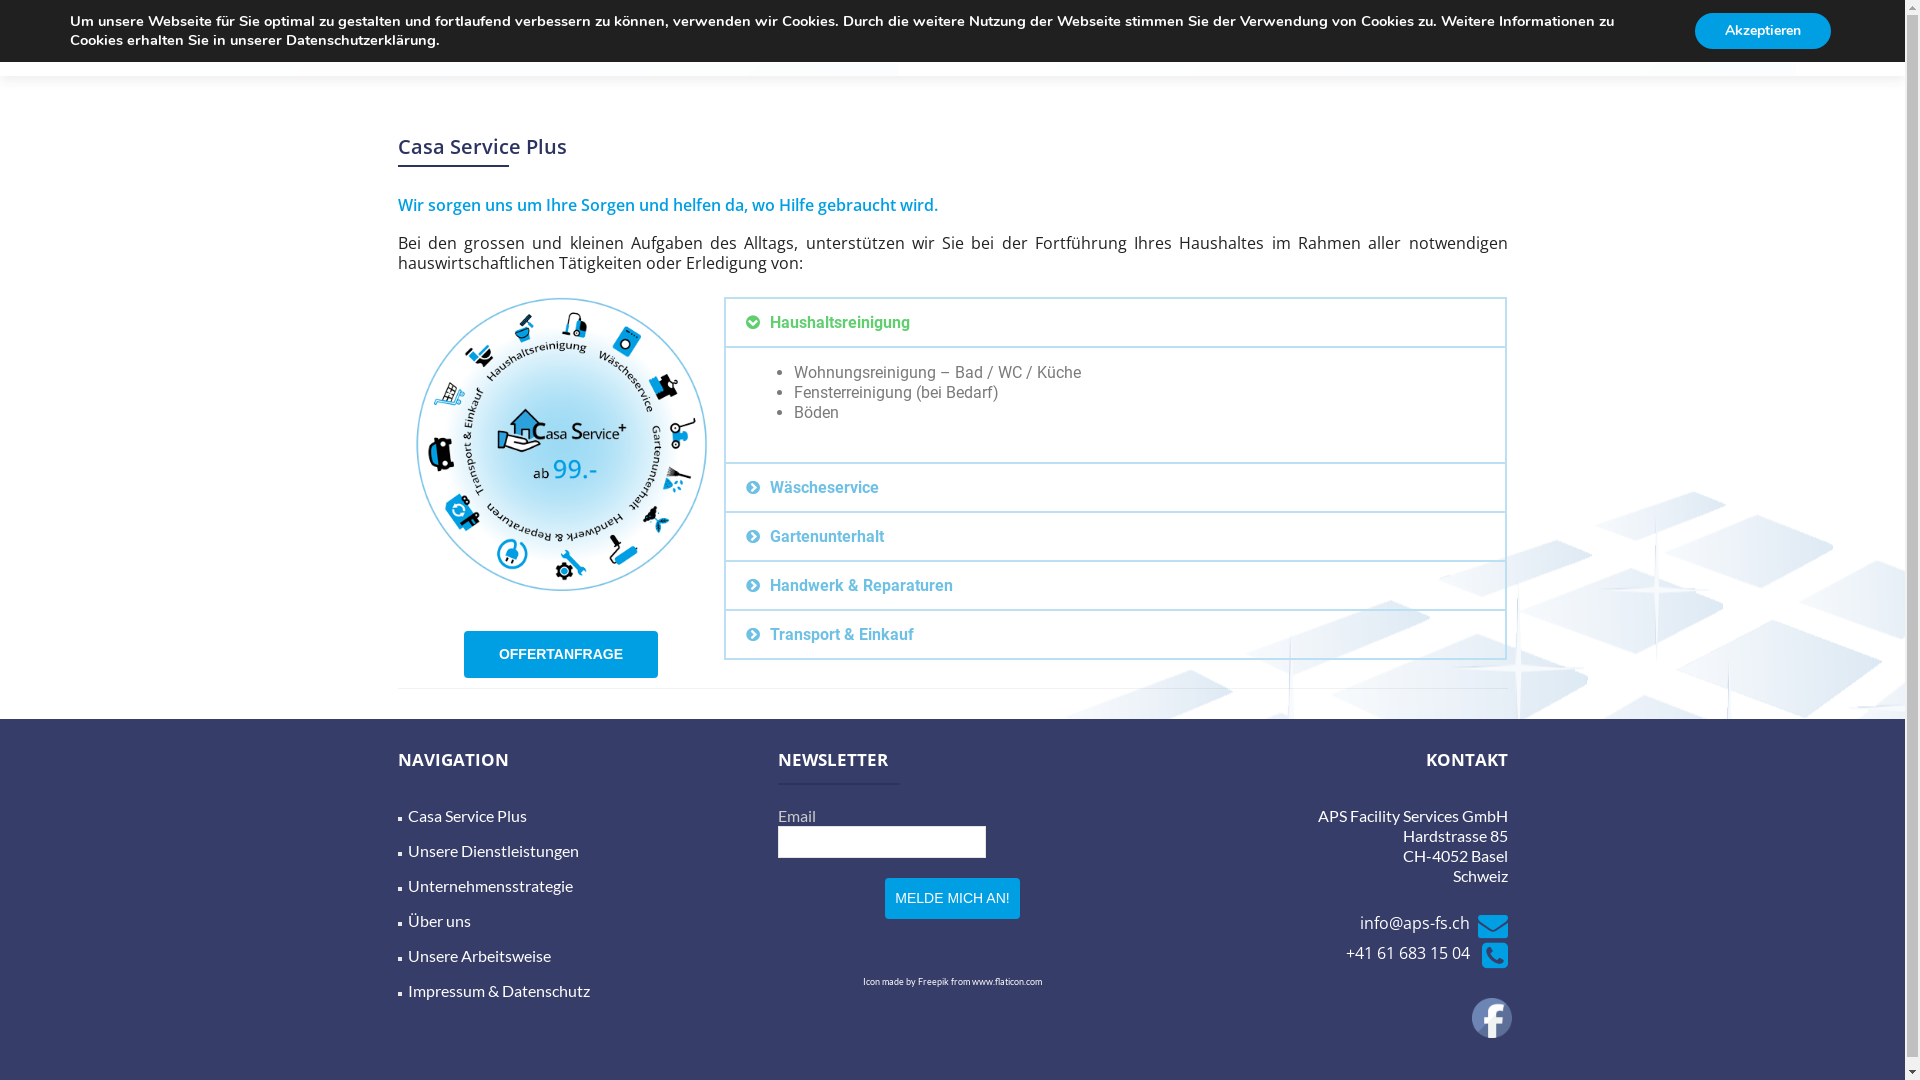 Image resolution: width=1920 pixels, height=1080 pixels. Describe the element at coordinates (493, 850) in the screenshot. I see `'Unsere Dienstleistungen'` at that location.